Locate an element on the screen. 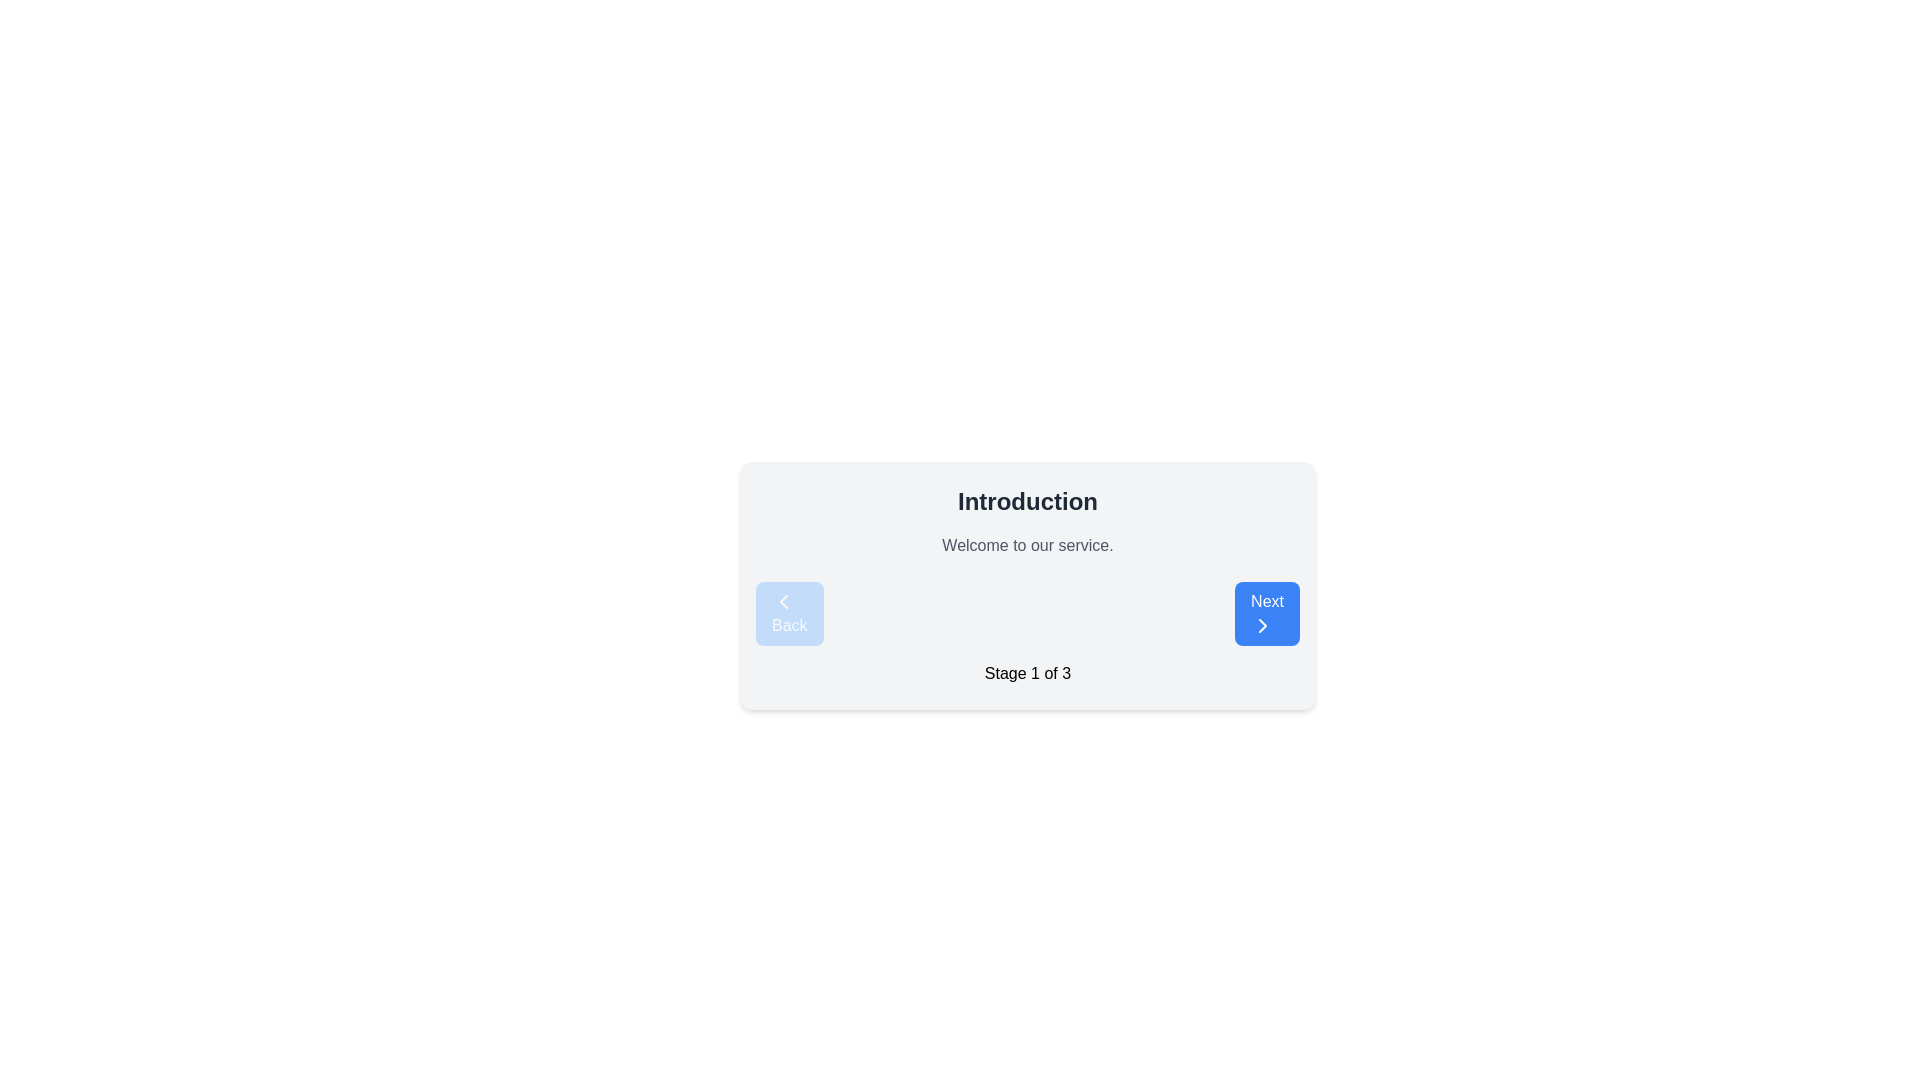  the text label that serves as an introductory message welcoming users to the service, positioned below the 'Introduction' heading and above the navigation section is located at coordinates (1027, 546).